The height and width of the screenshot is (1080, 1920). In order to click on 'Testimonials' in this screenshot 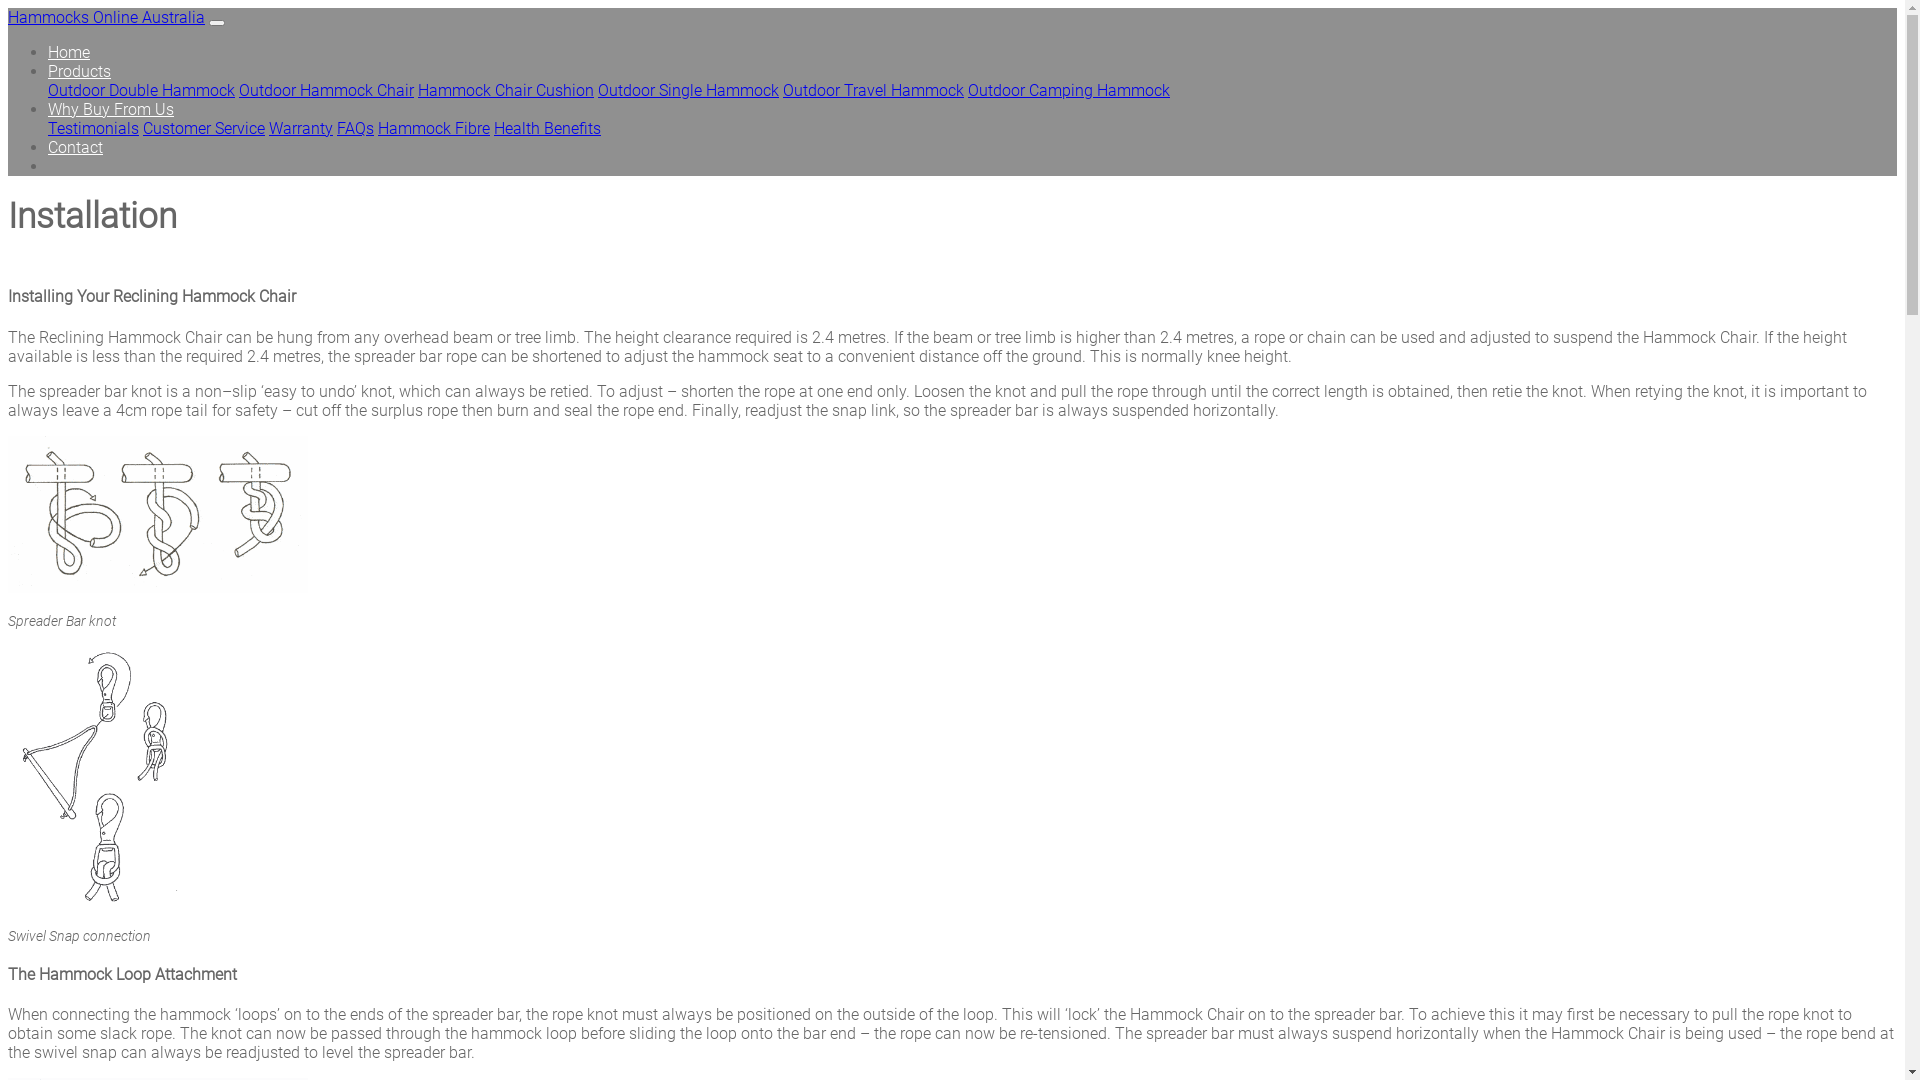, I will do `click(92, 128)`.